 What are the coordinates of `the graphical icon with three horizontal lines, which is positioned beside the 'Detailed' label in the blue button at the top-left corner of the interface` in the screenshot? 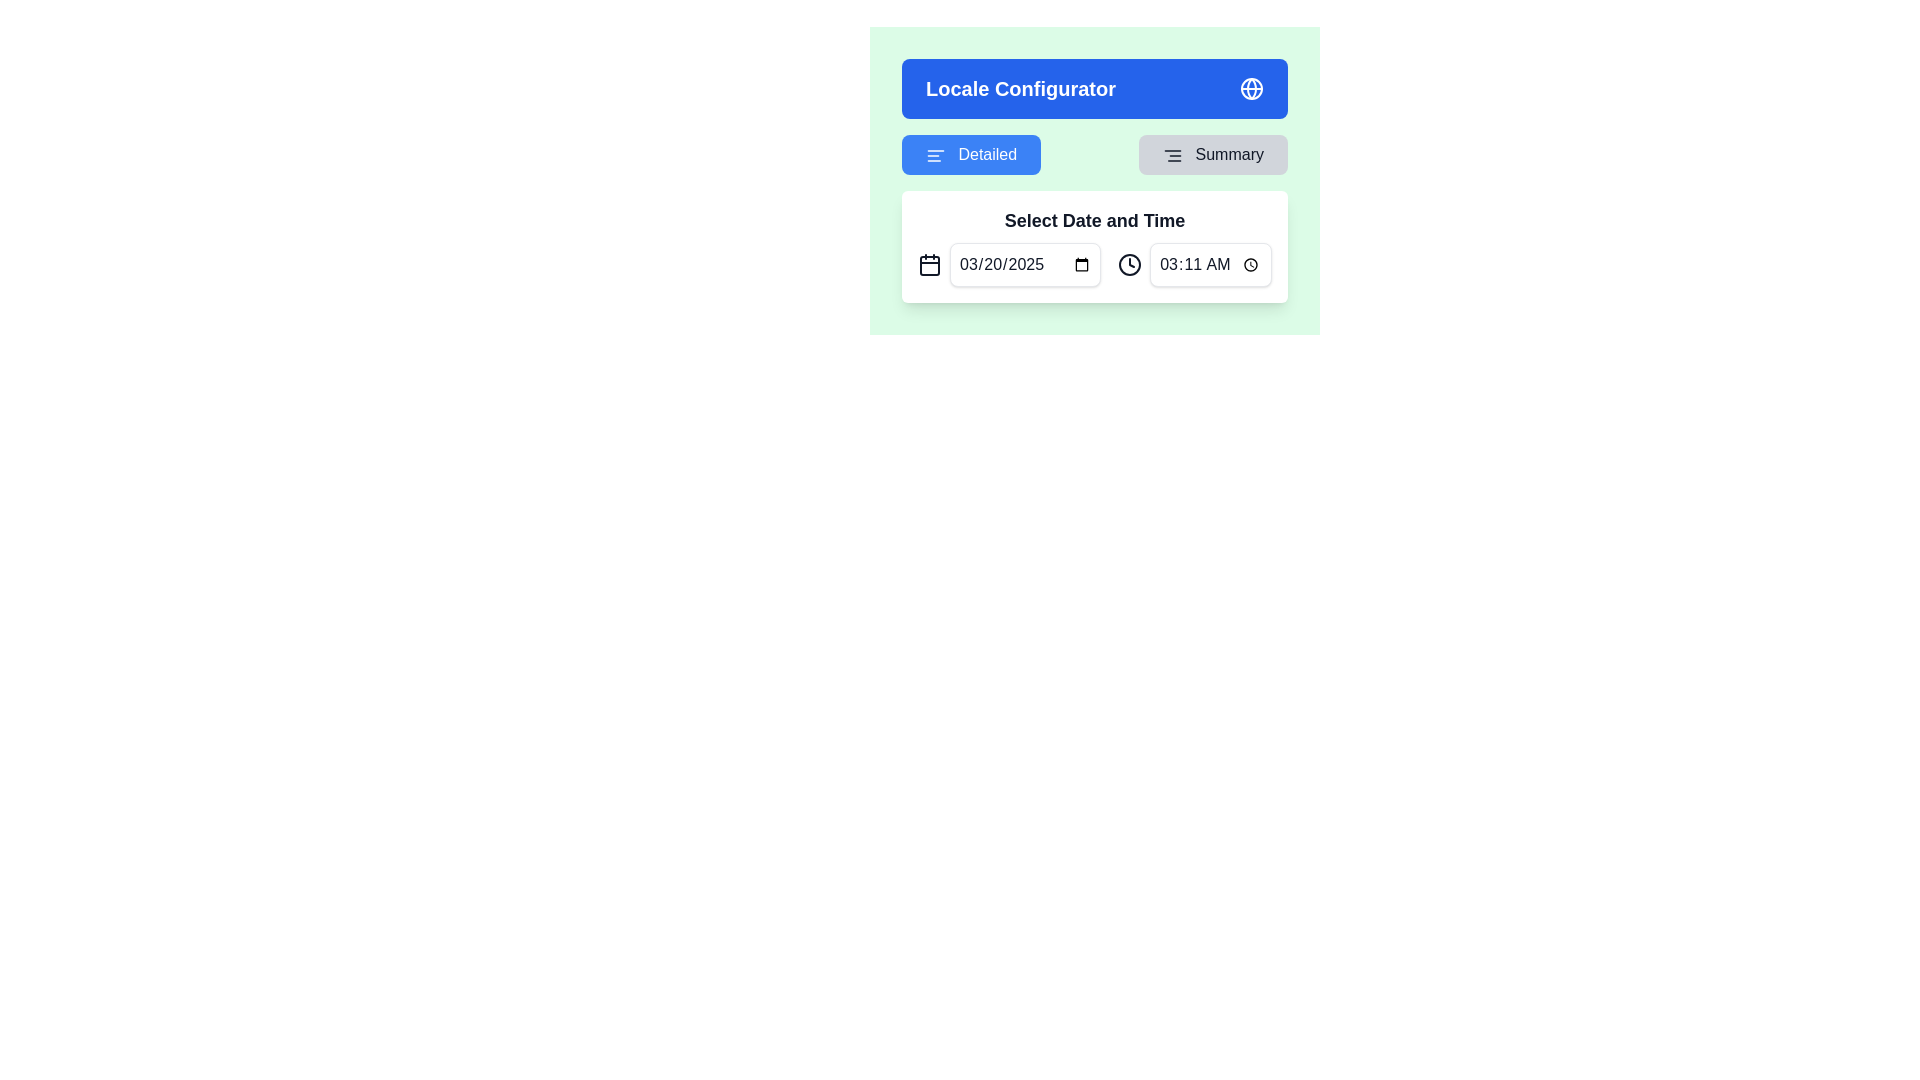 It's located at (935, 153).